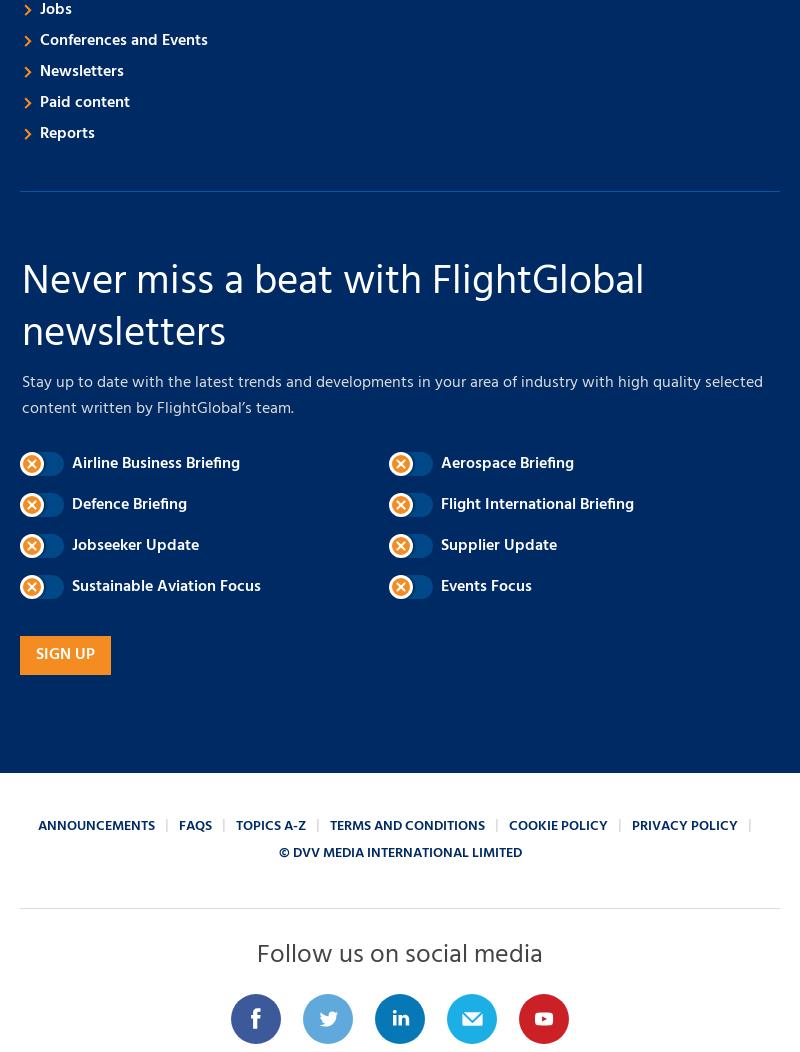  I want to click on 'Newsletters', so click(39, 70).